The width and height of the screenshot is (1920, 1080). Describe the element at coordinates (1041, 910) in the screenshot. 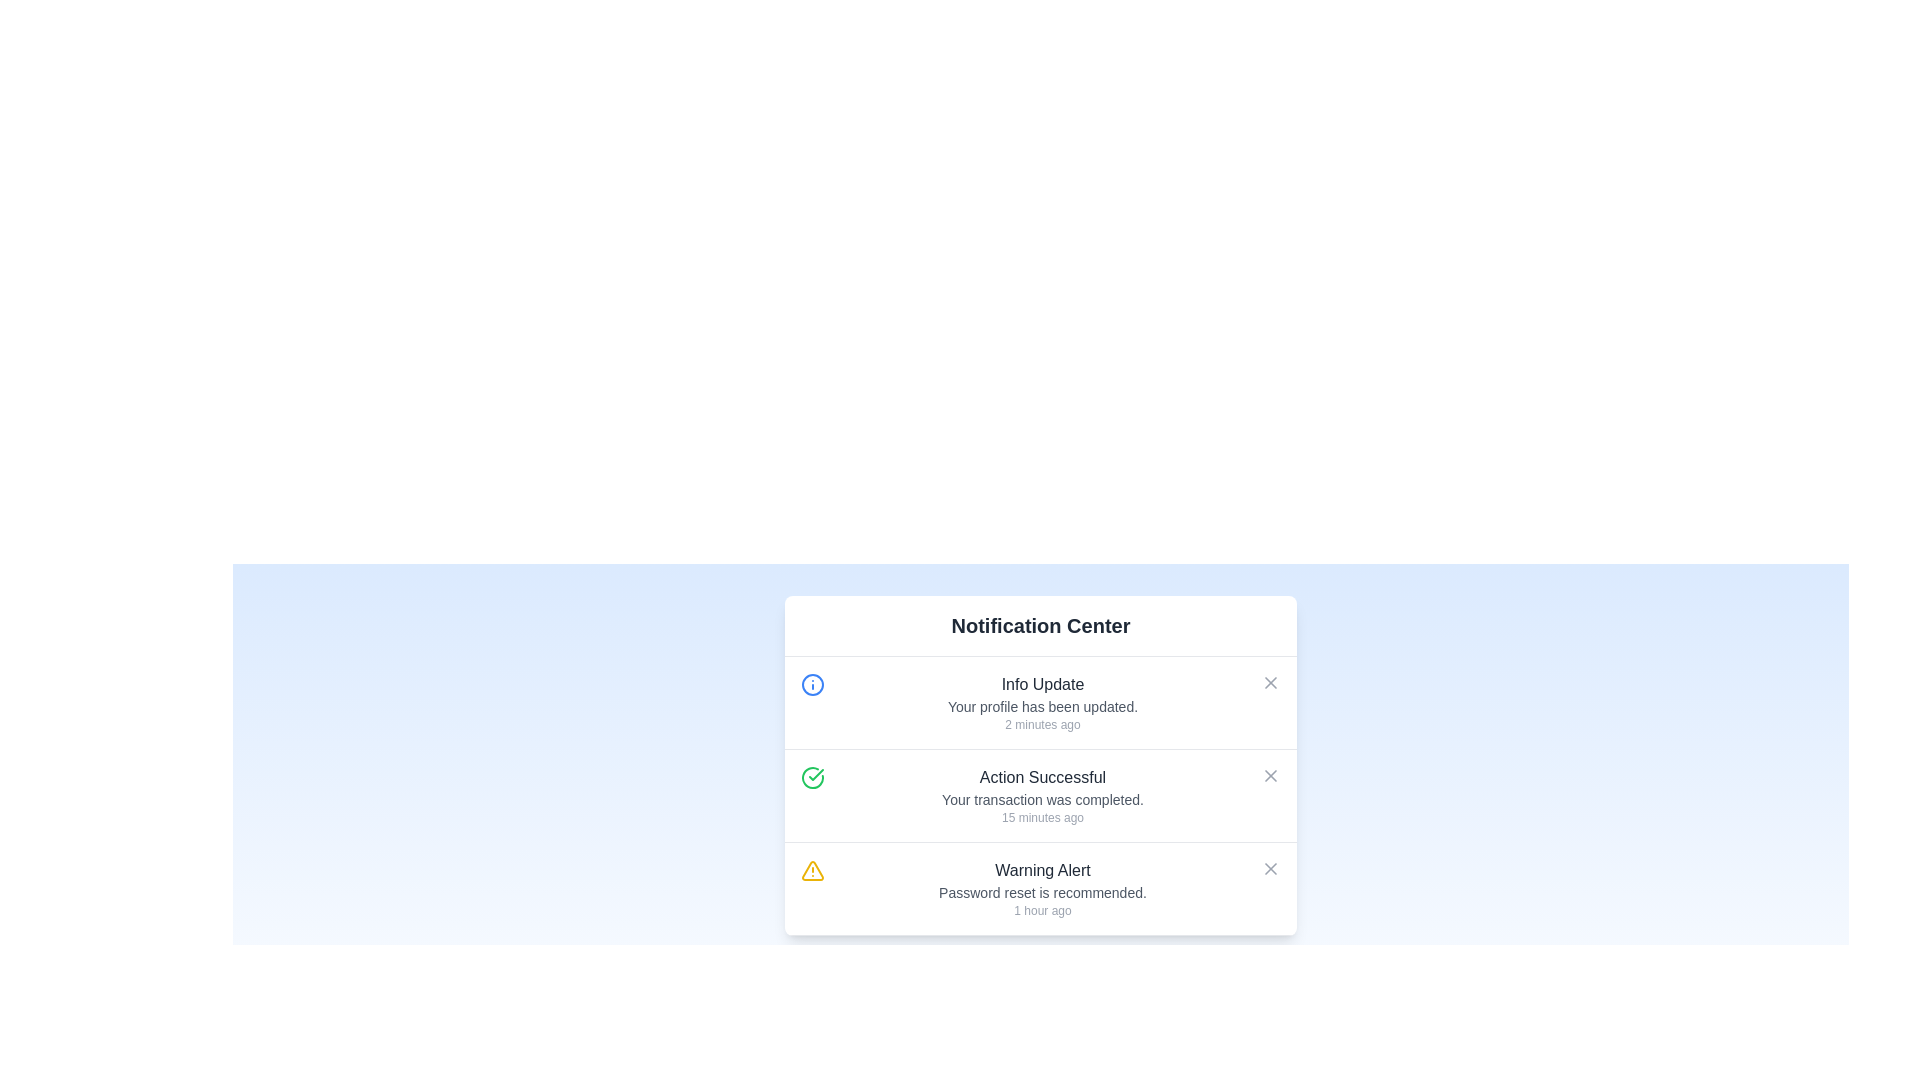

I see `the static text that informs the user about the time elapsed since the associated alert was issued, which is located at the bottom of the 'Warning Alert' notification, below the text 'Password reset is recommended.'` at that location.